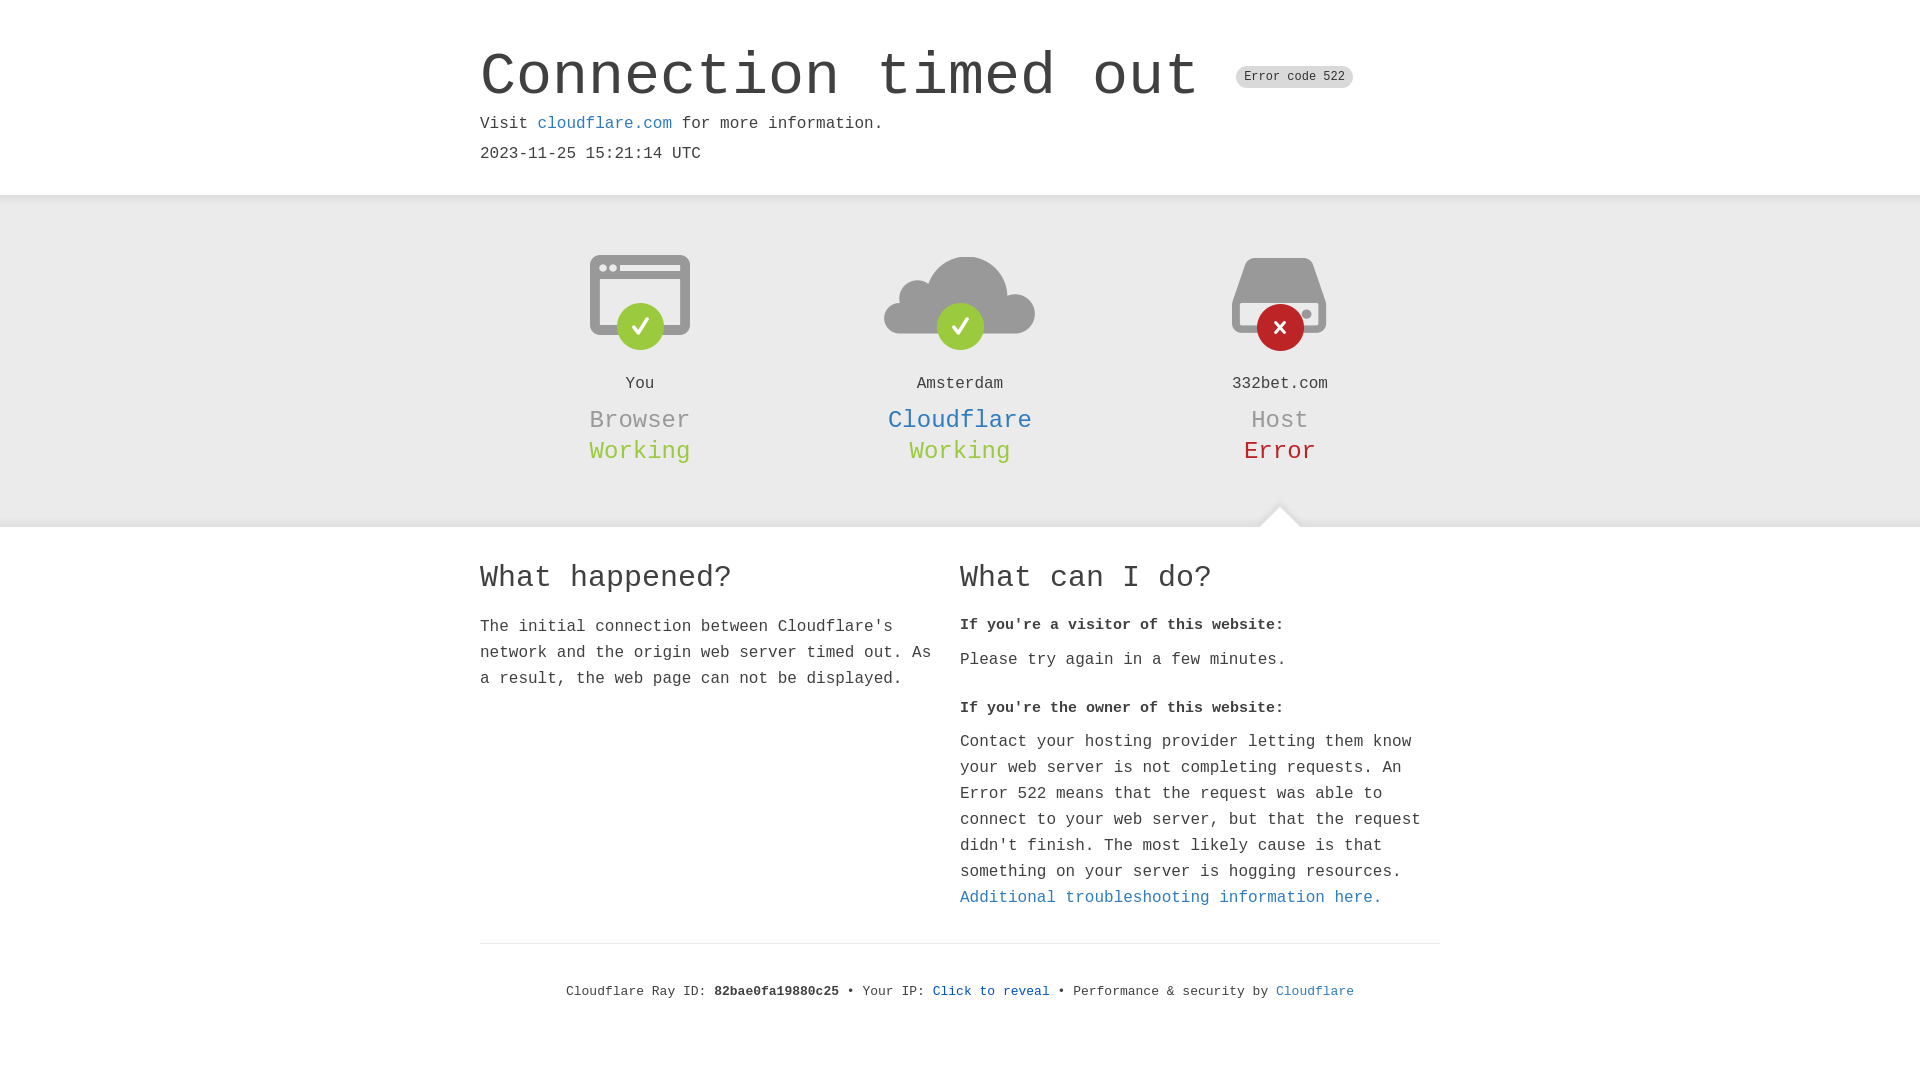  I want to click on 'cloudflare.com', so click(603, 123).